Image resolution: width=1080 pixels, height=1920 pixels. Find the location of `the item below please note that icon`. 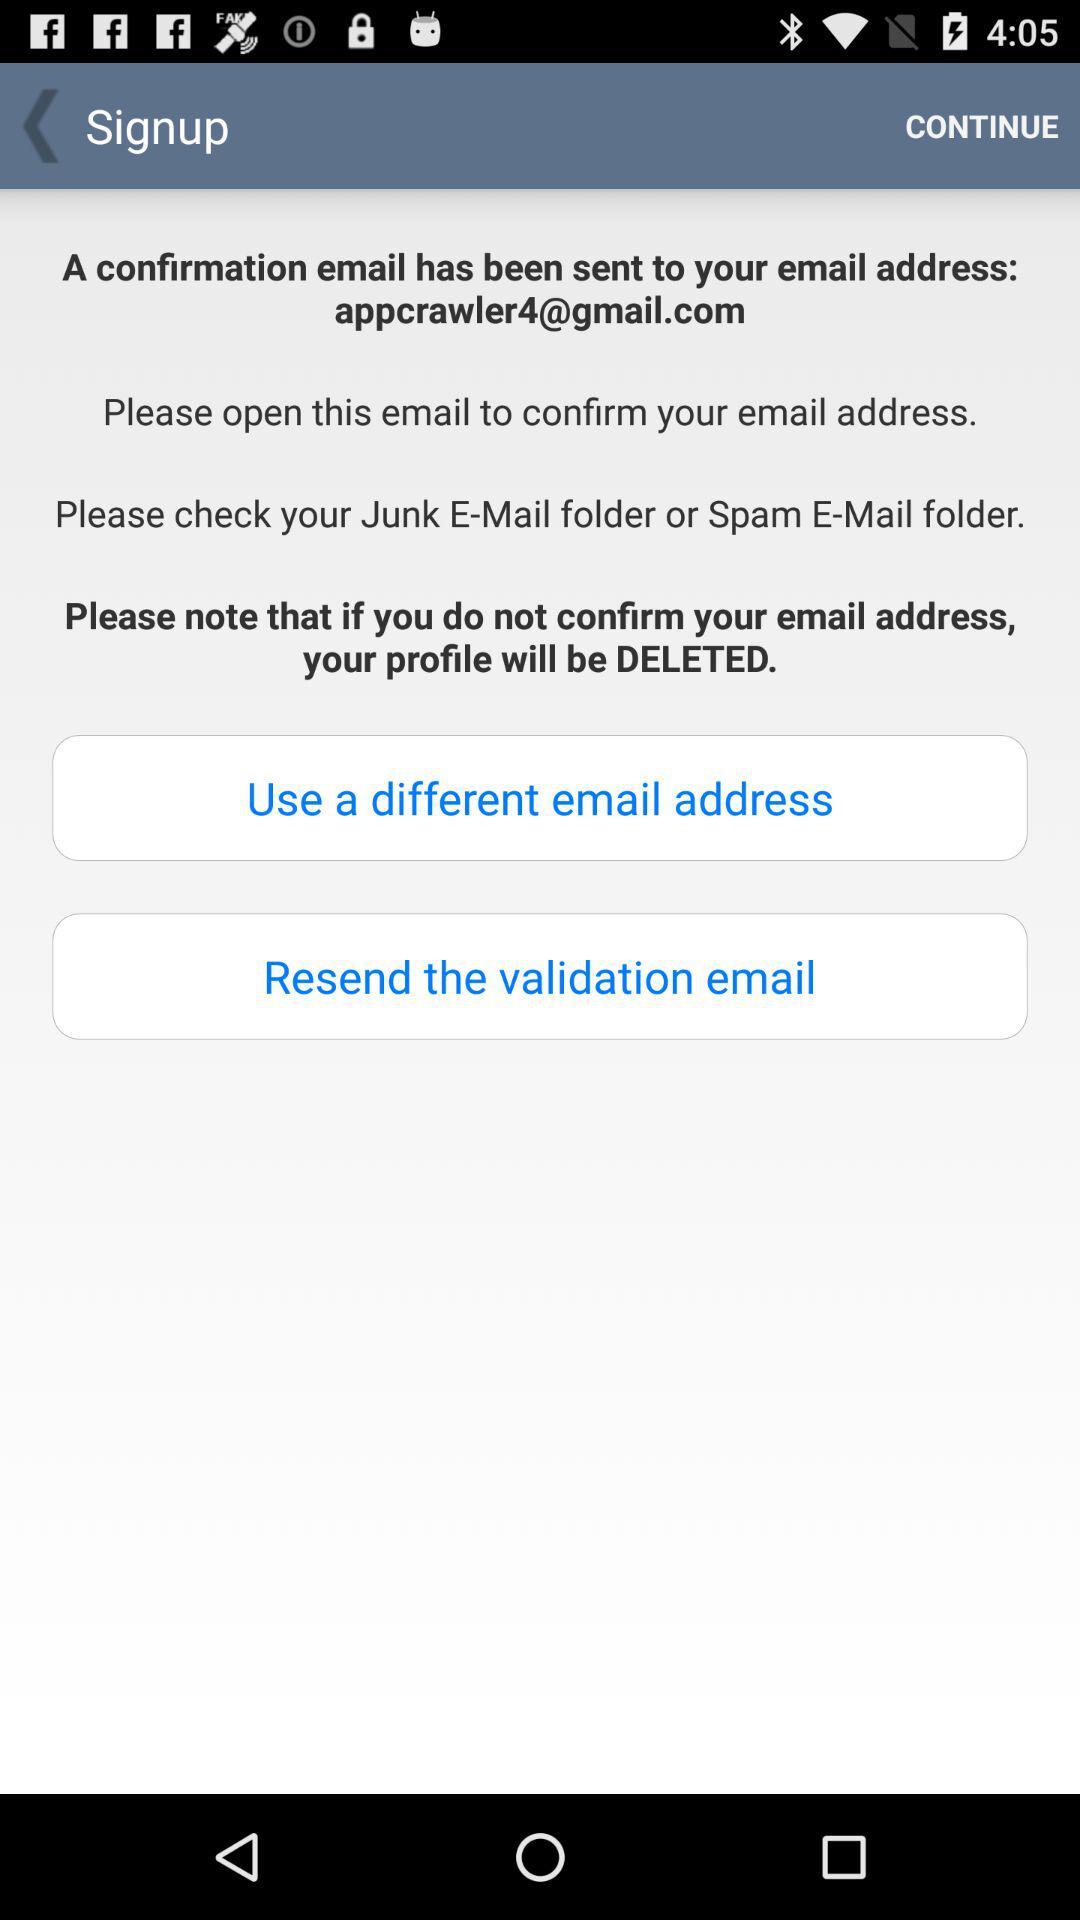

the item below please note that icon is located at coordinates (540, 796).